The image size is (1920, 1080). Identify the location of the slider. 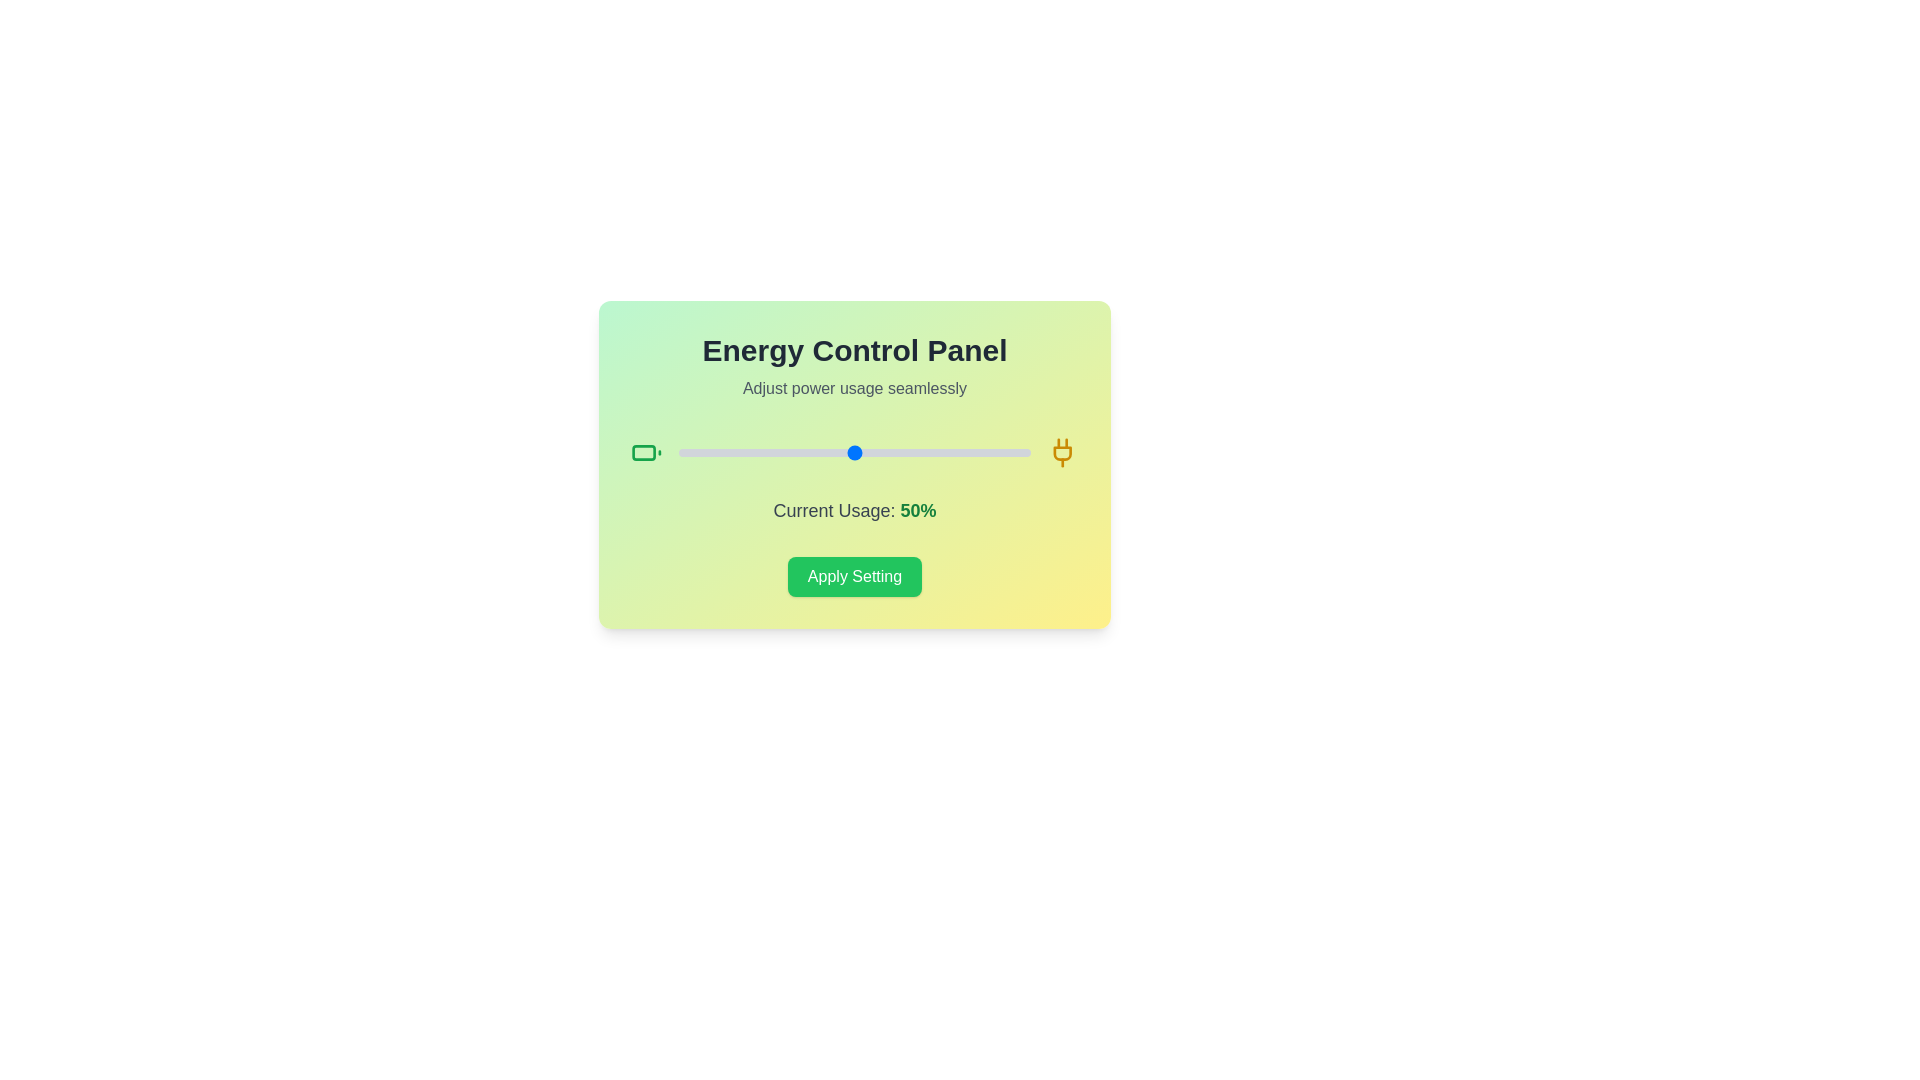
(733, 452).